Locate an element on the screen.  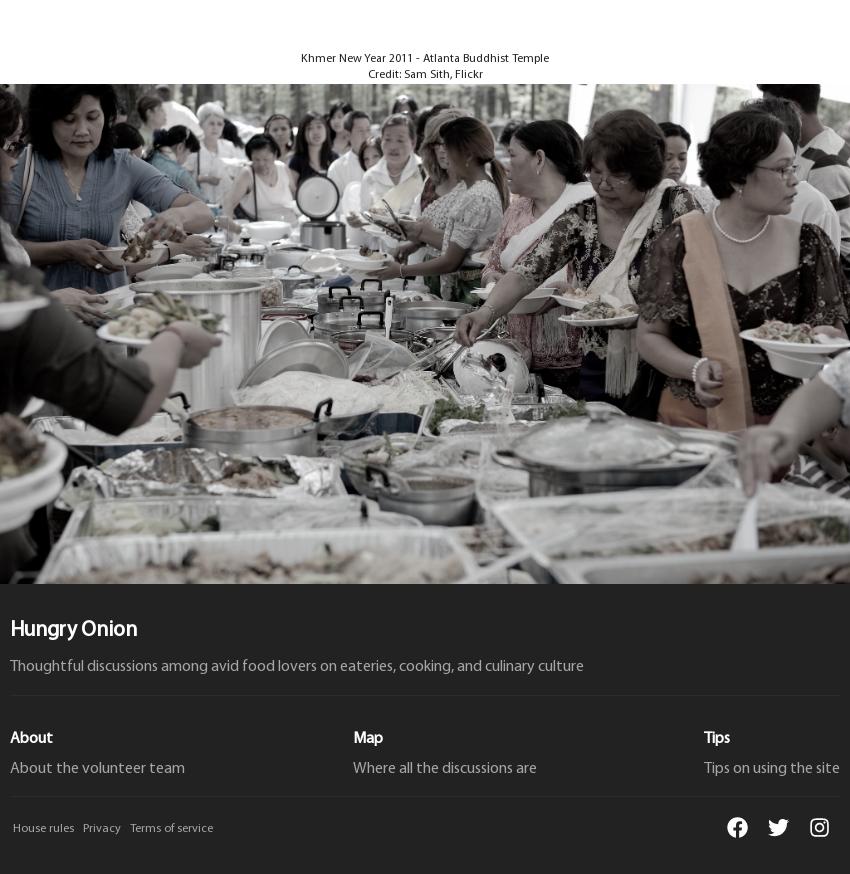
'Terms of service' is located at coordinates (170, 828).